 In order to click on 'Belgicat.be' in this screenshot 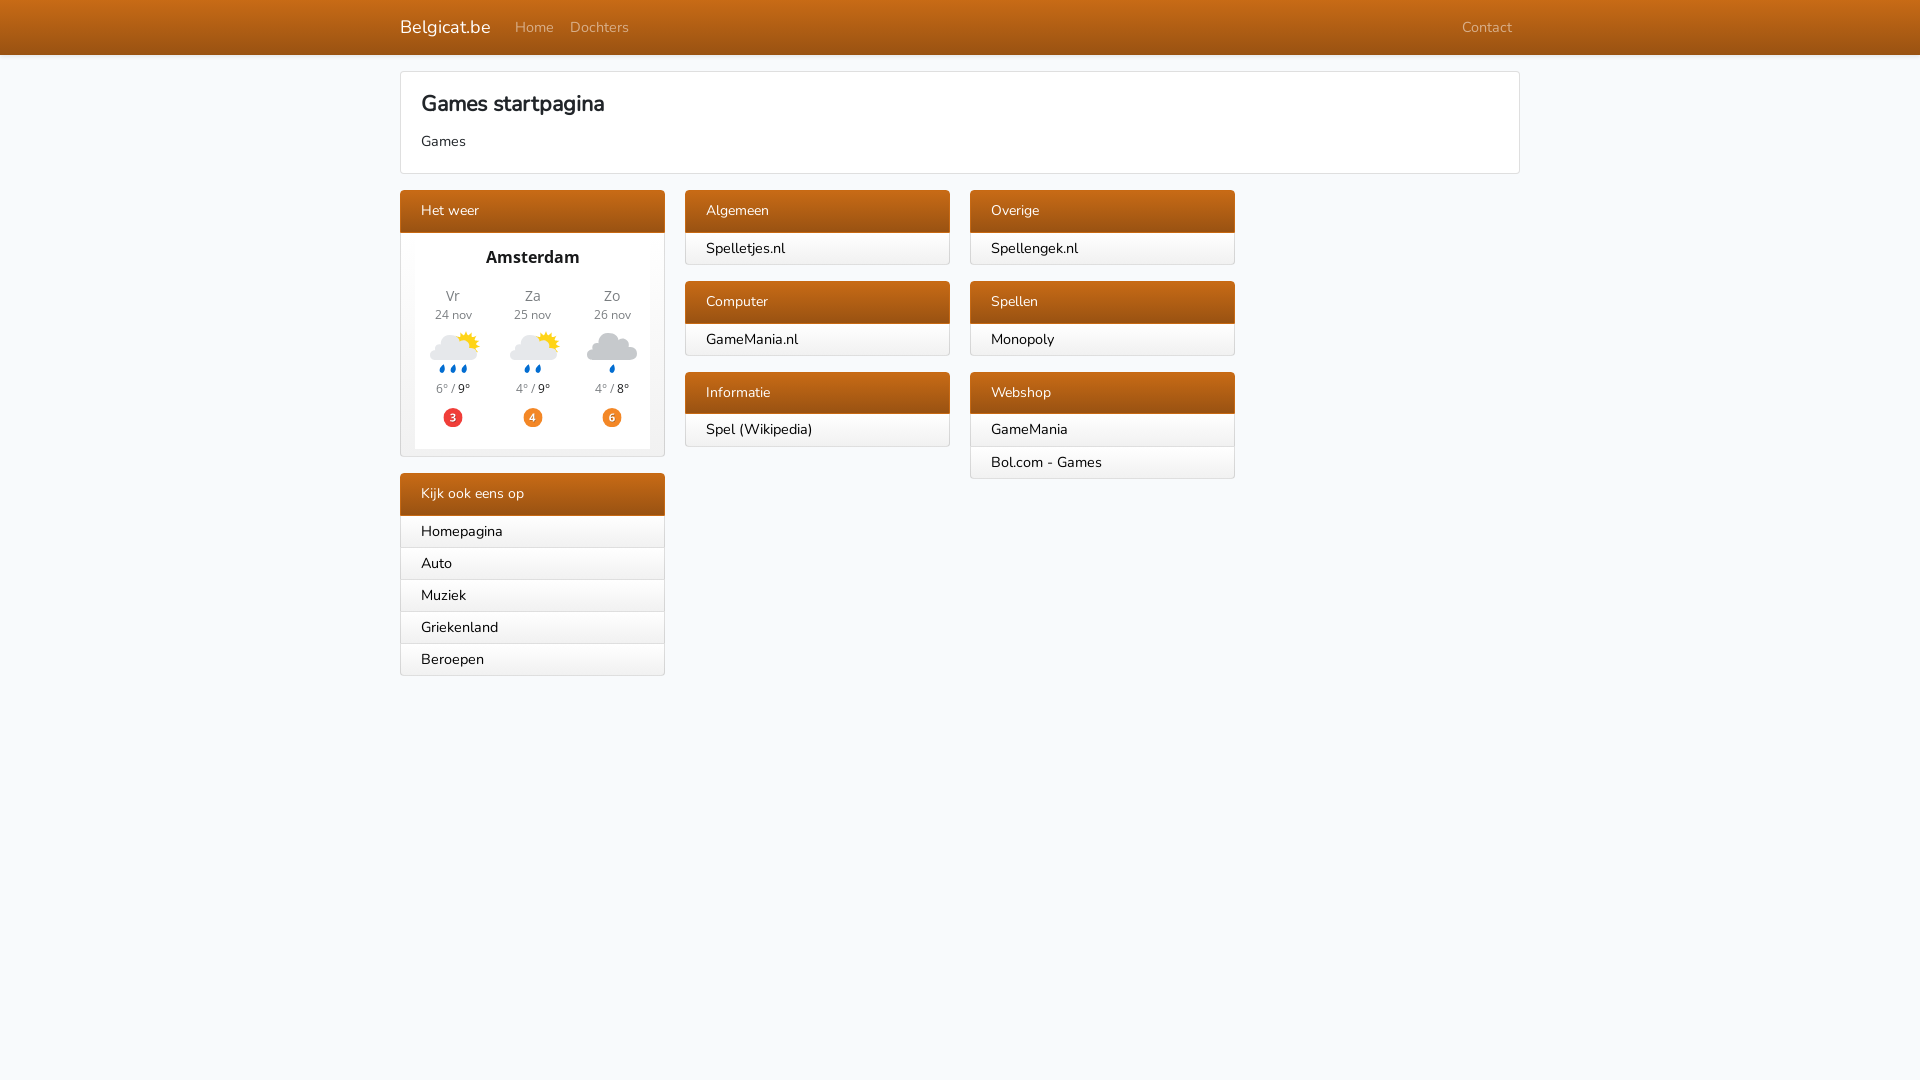, I will do `click(444, 27)`.